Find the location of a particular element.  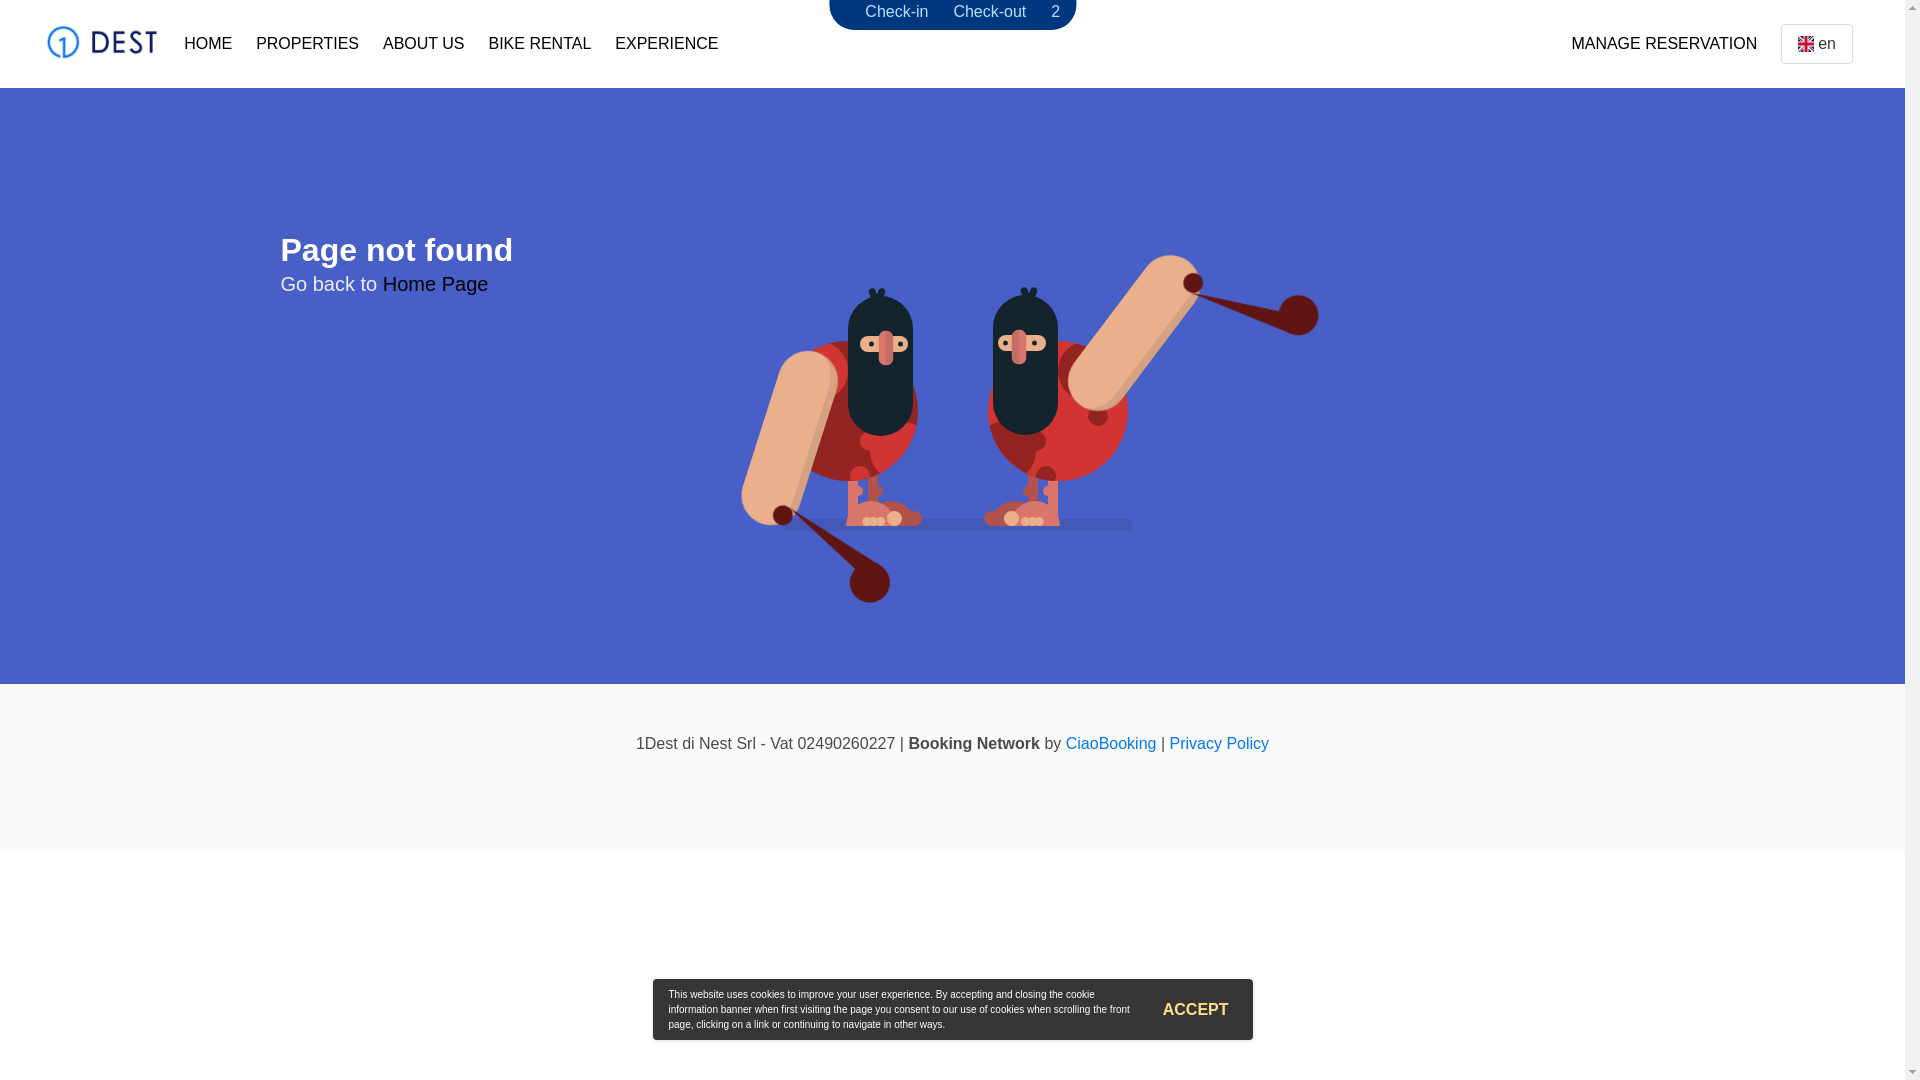

'ABOUT US' is located at coordinates (370, 43).